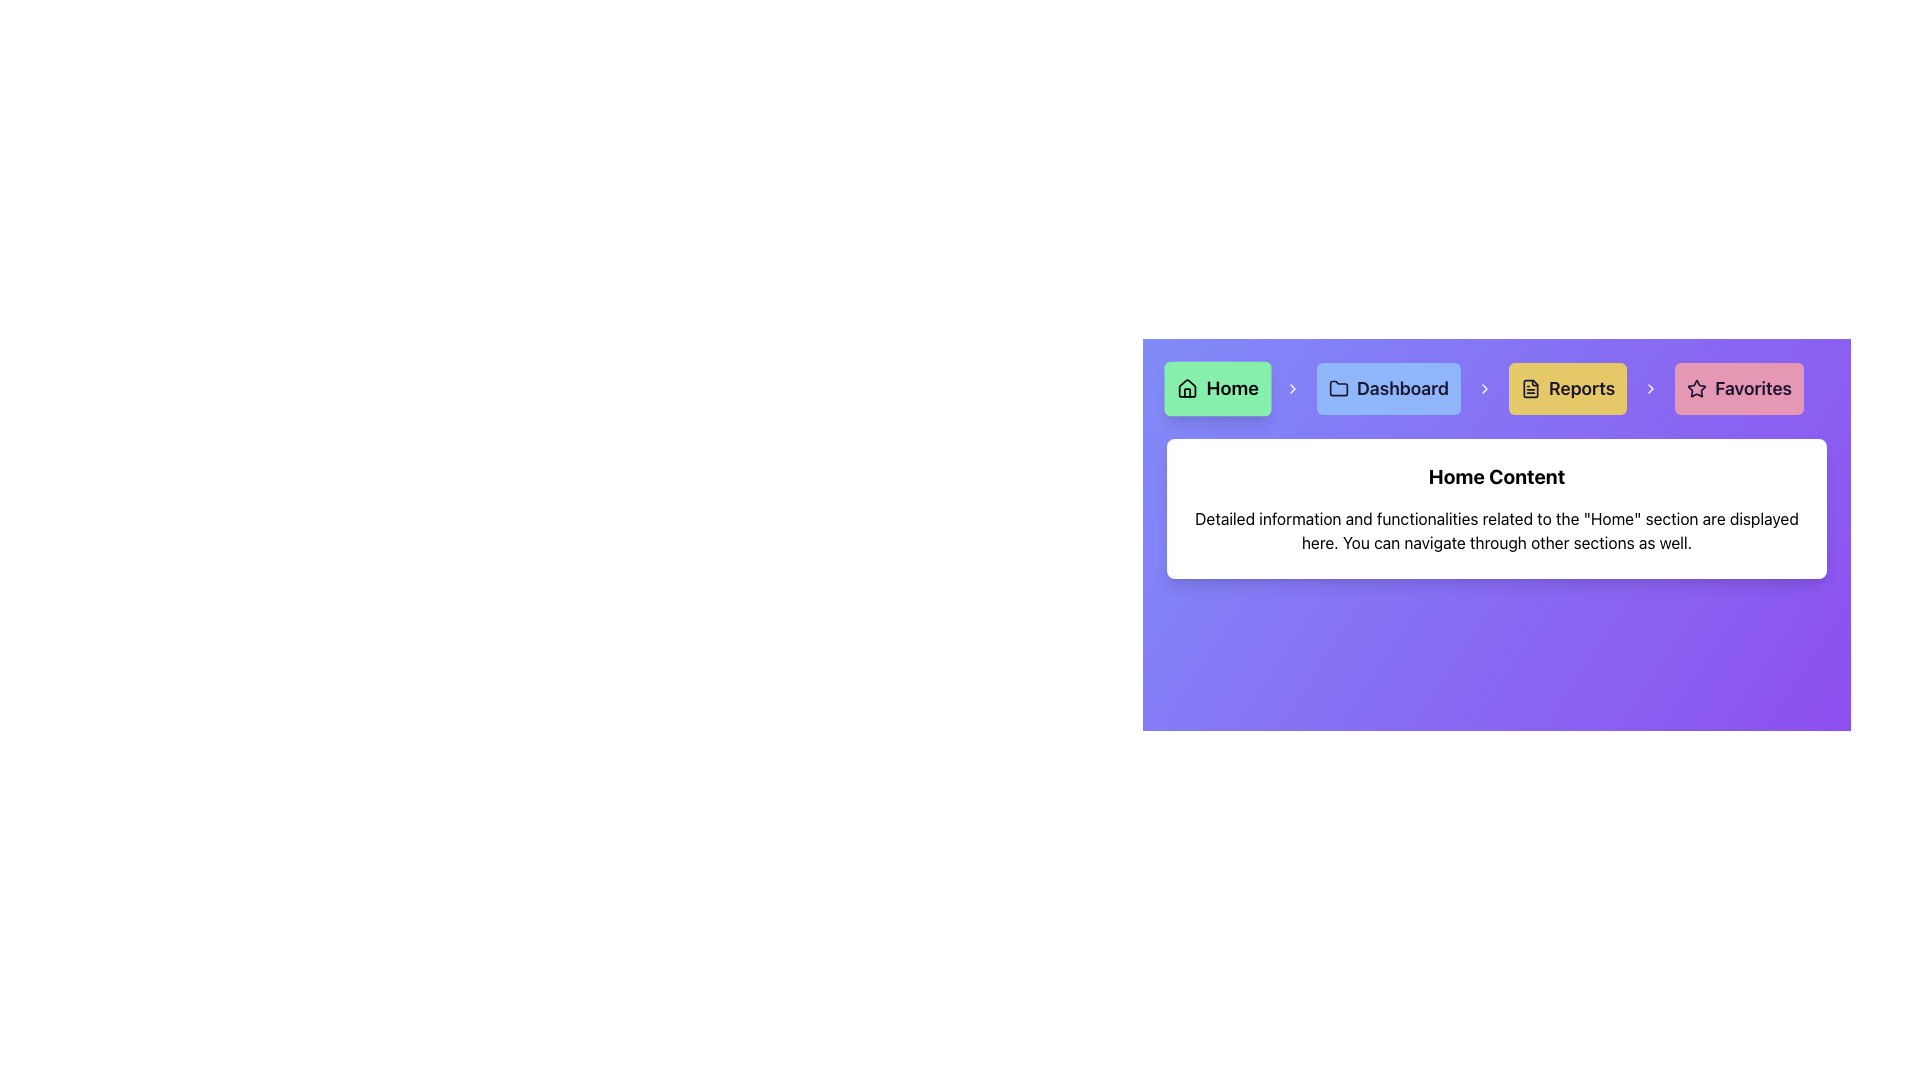 The image size is (1920, 1080). I want to click on the 'Dashboard' icon located in the navigation bar, which is the second button from the left and is associated with the textual label 'Dashboard', so click(1339, 389).